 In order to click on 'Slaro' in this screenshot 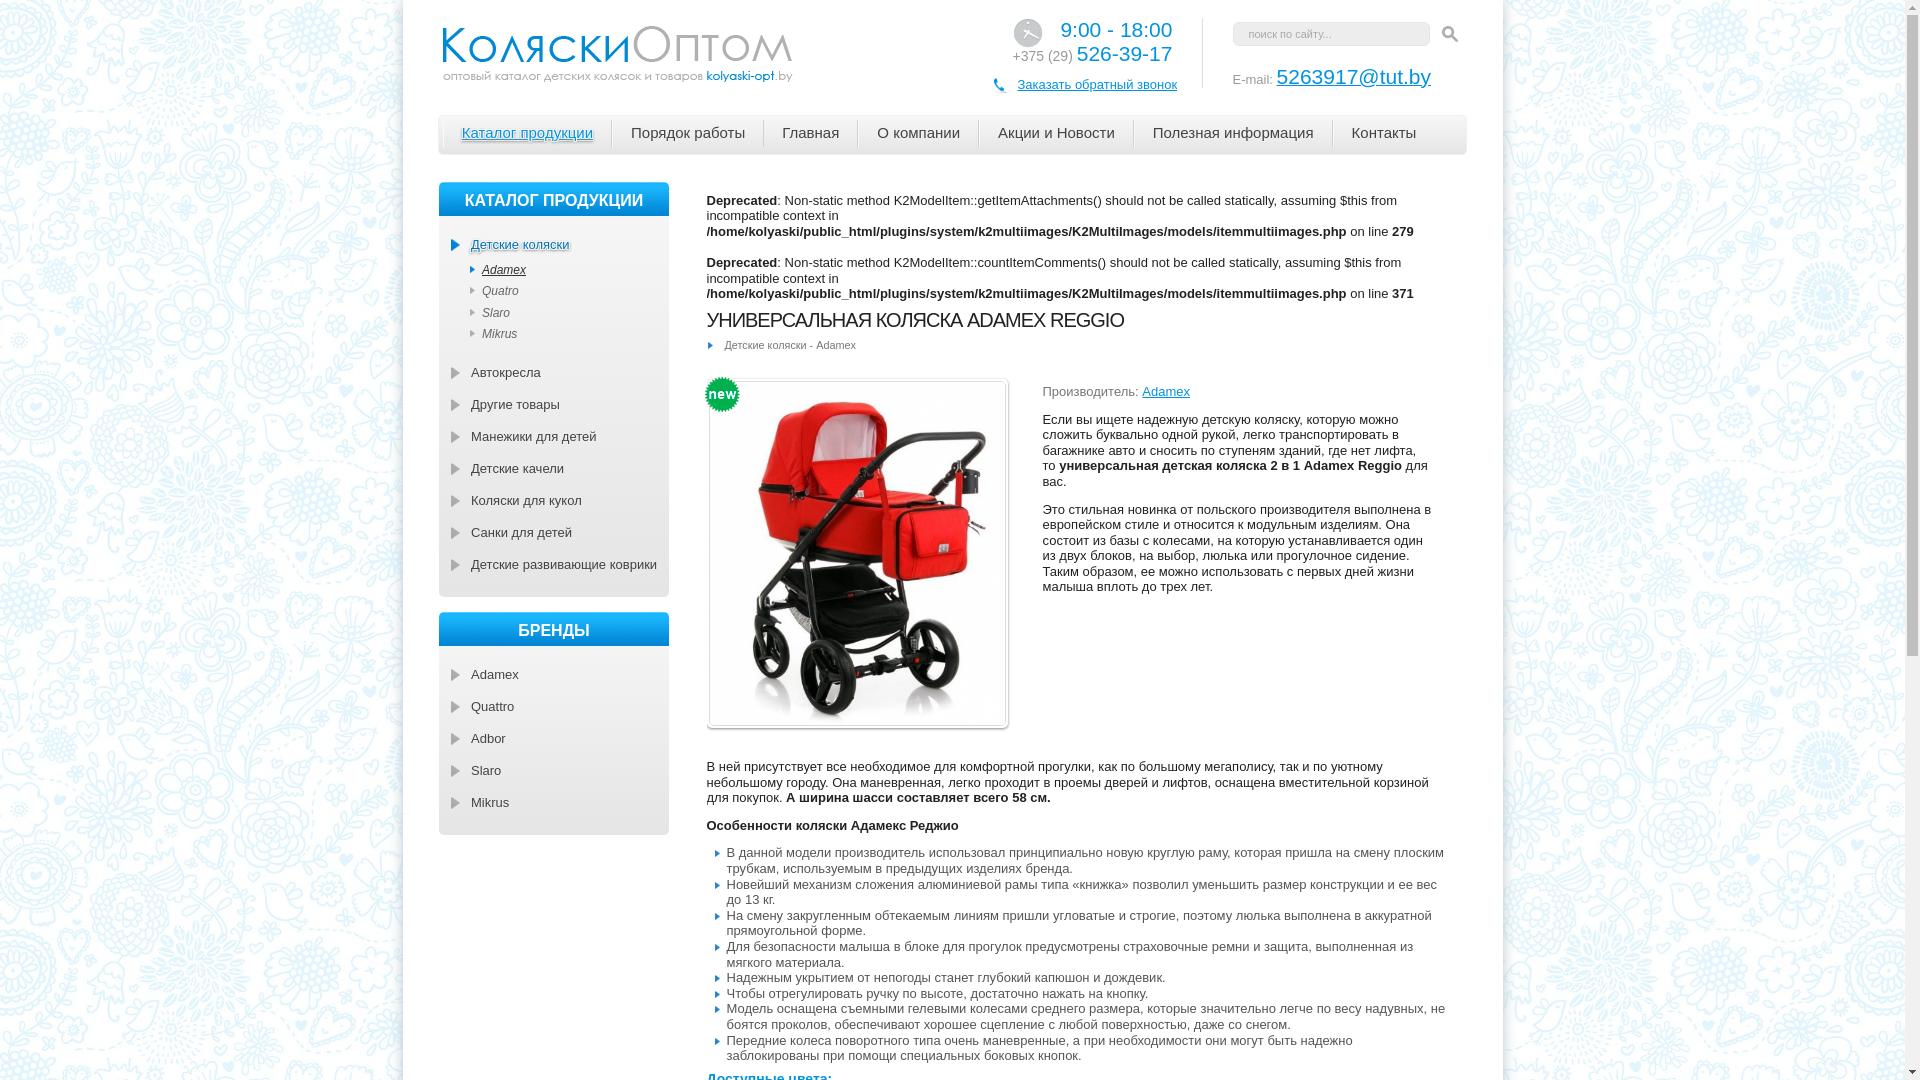, I will do `click(571, 312)`.